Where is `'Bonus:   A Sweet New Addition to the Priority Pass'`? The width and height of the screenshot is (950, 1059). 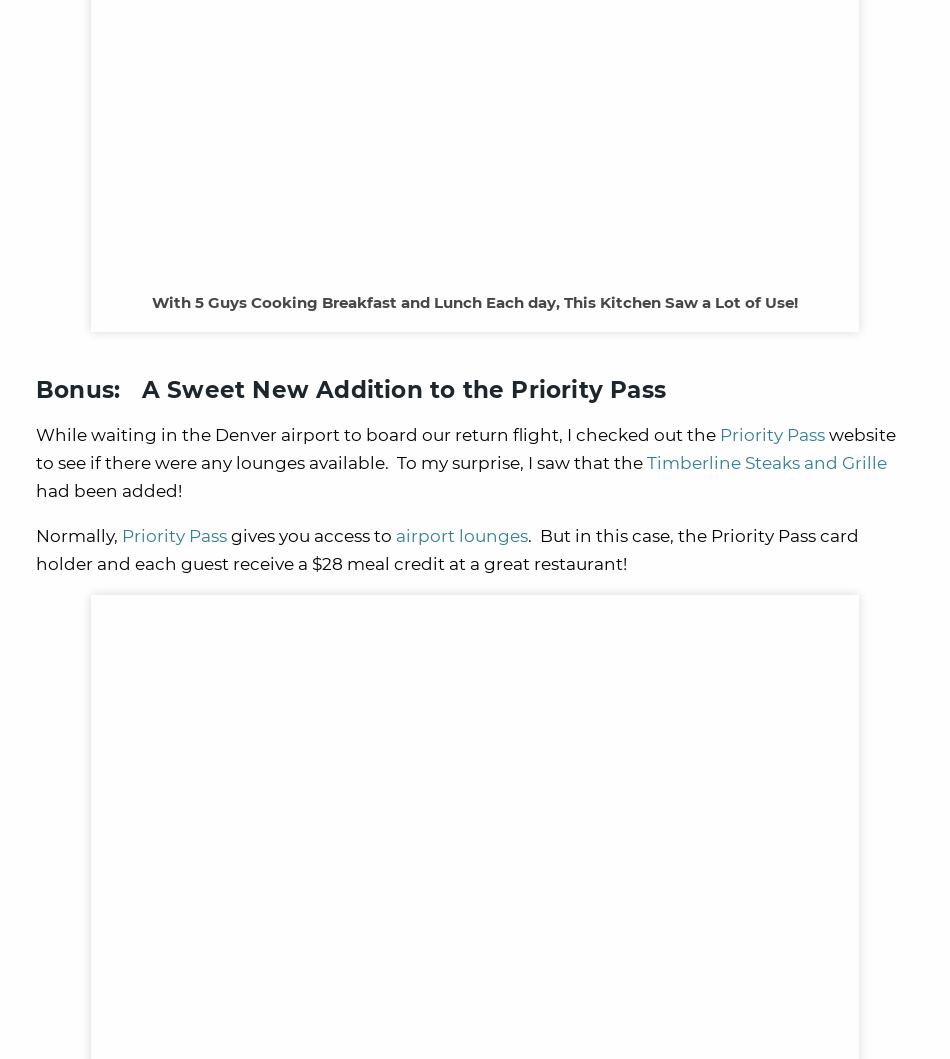
'Bonus:   A Sweet New Addition to the Priority Pass' is located at coordinates (350, 389).